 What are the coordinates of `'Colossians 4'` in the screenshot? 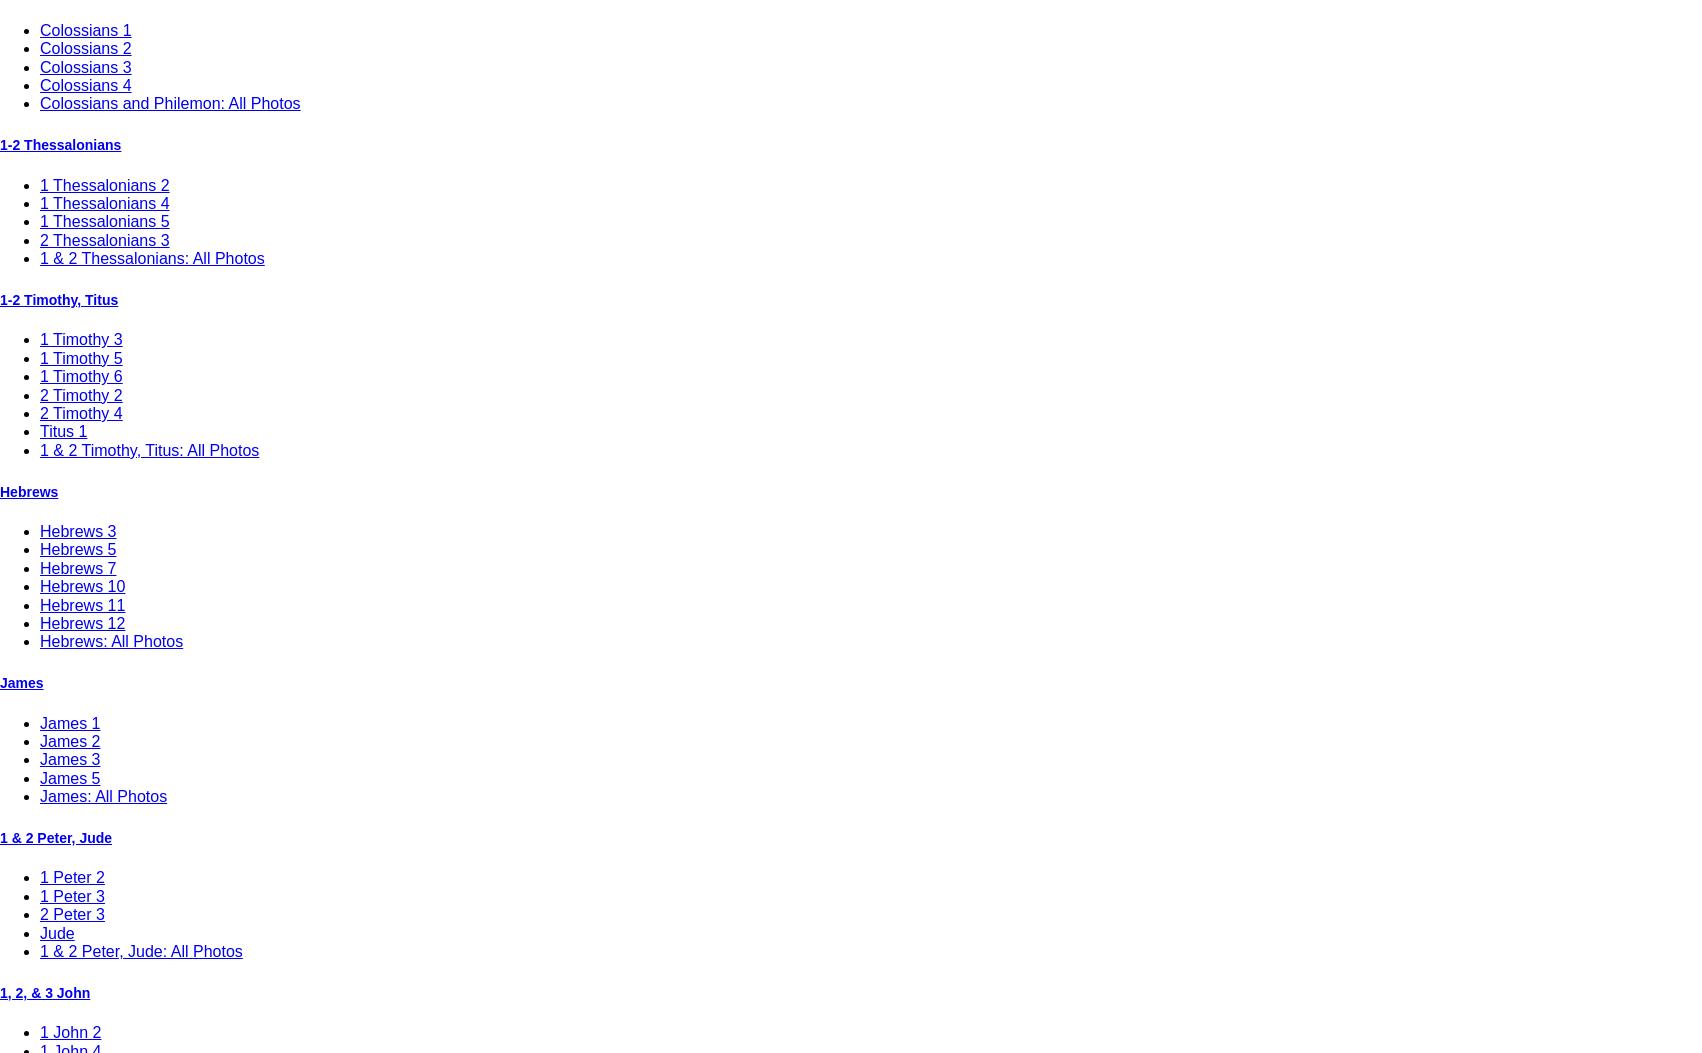 It's located at (39, 84).